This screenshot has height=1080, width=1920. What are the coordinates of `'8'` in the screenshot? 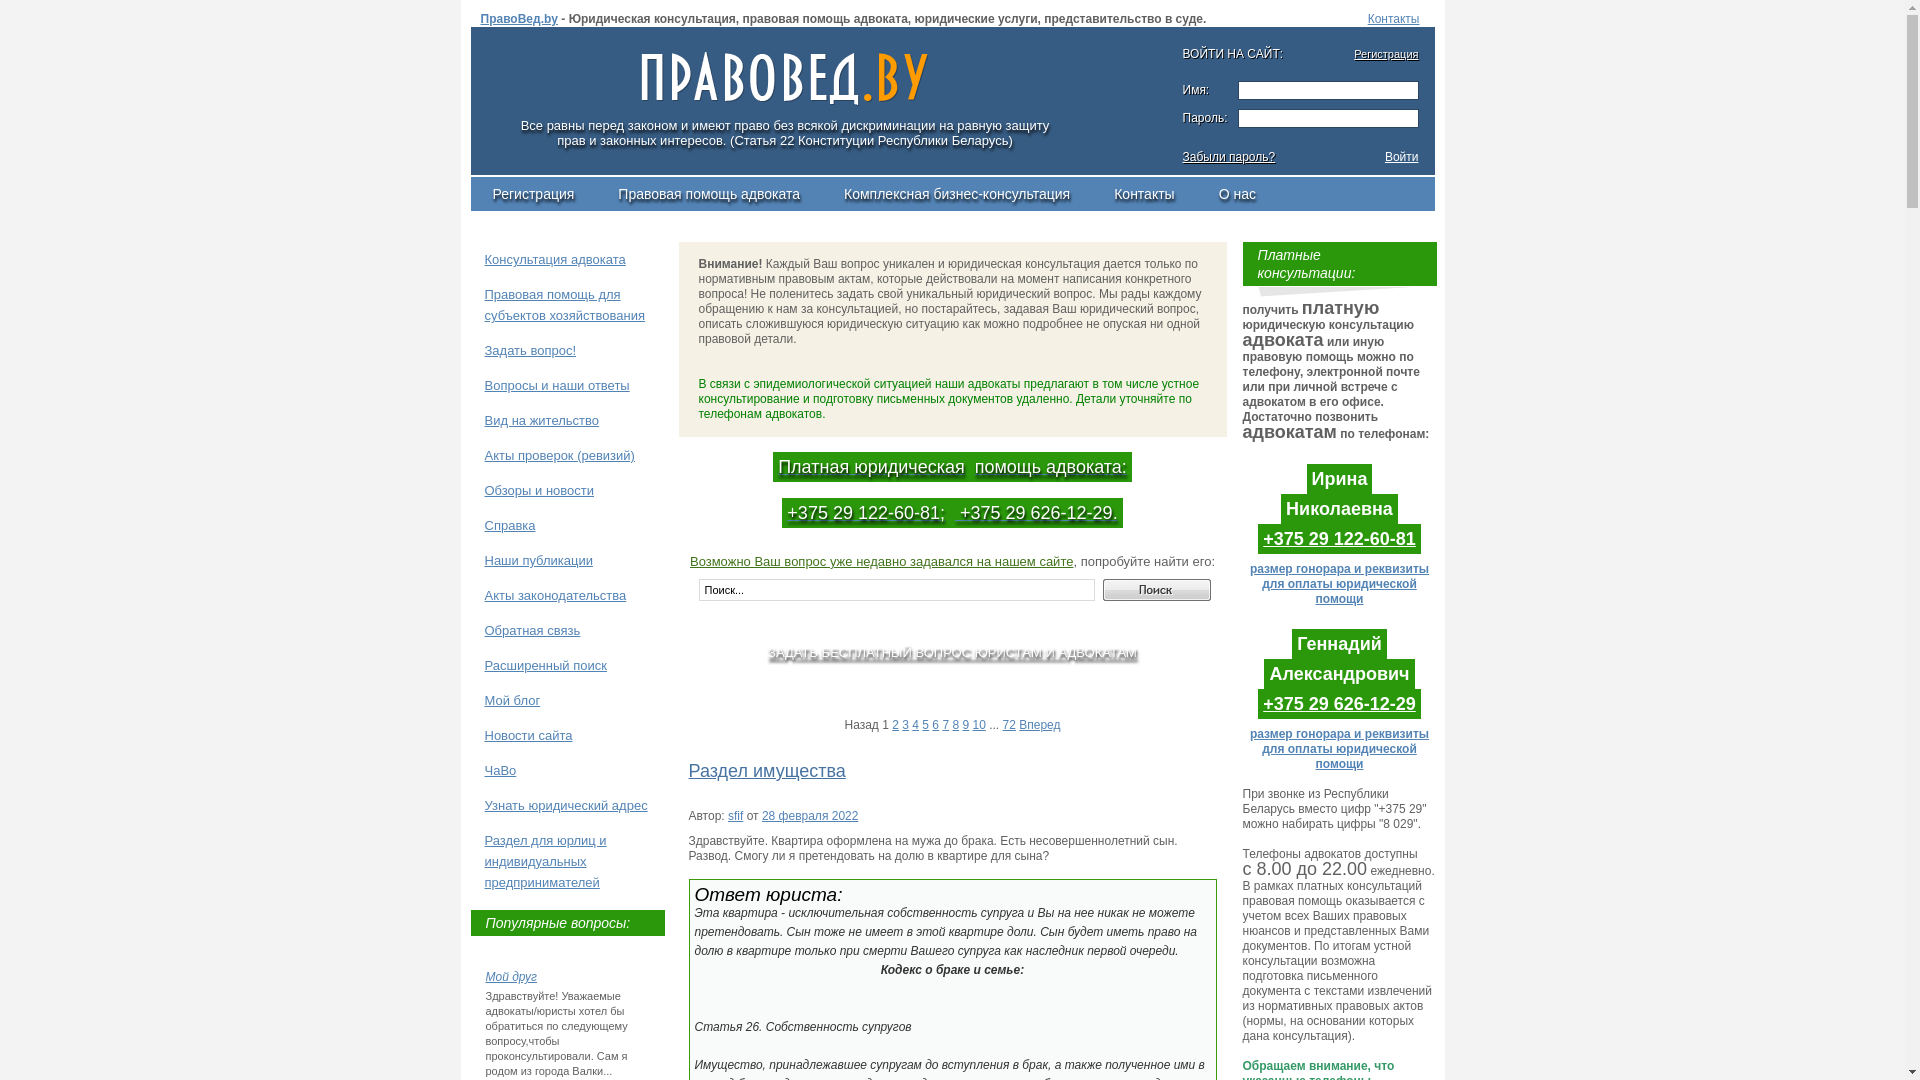 It's located at (954, 725).